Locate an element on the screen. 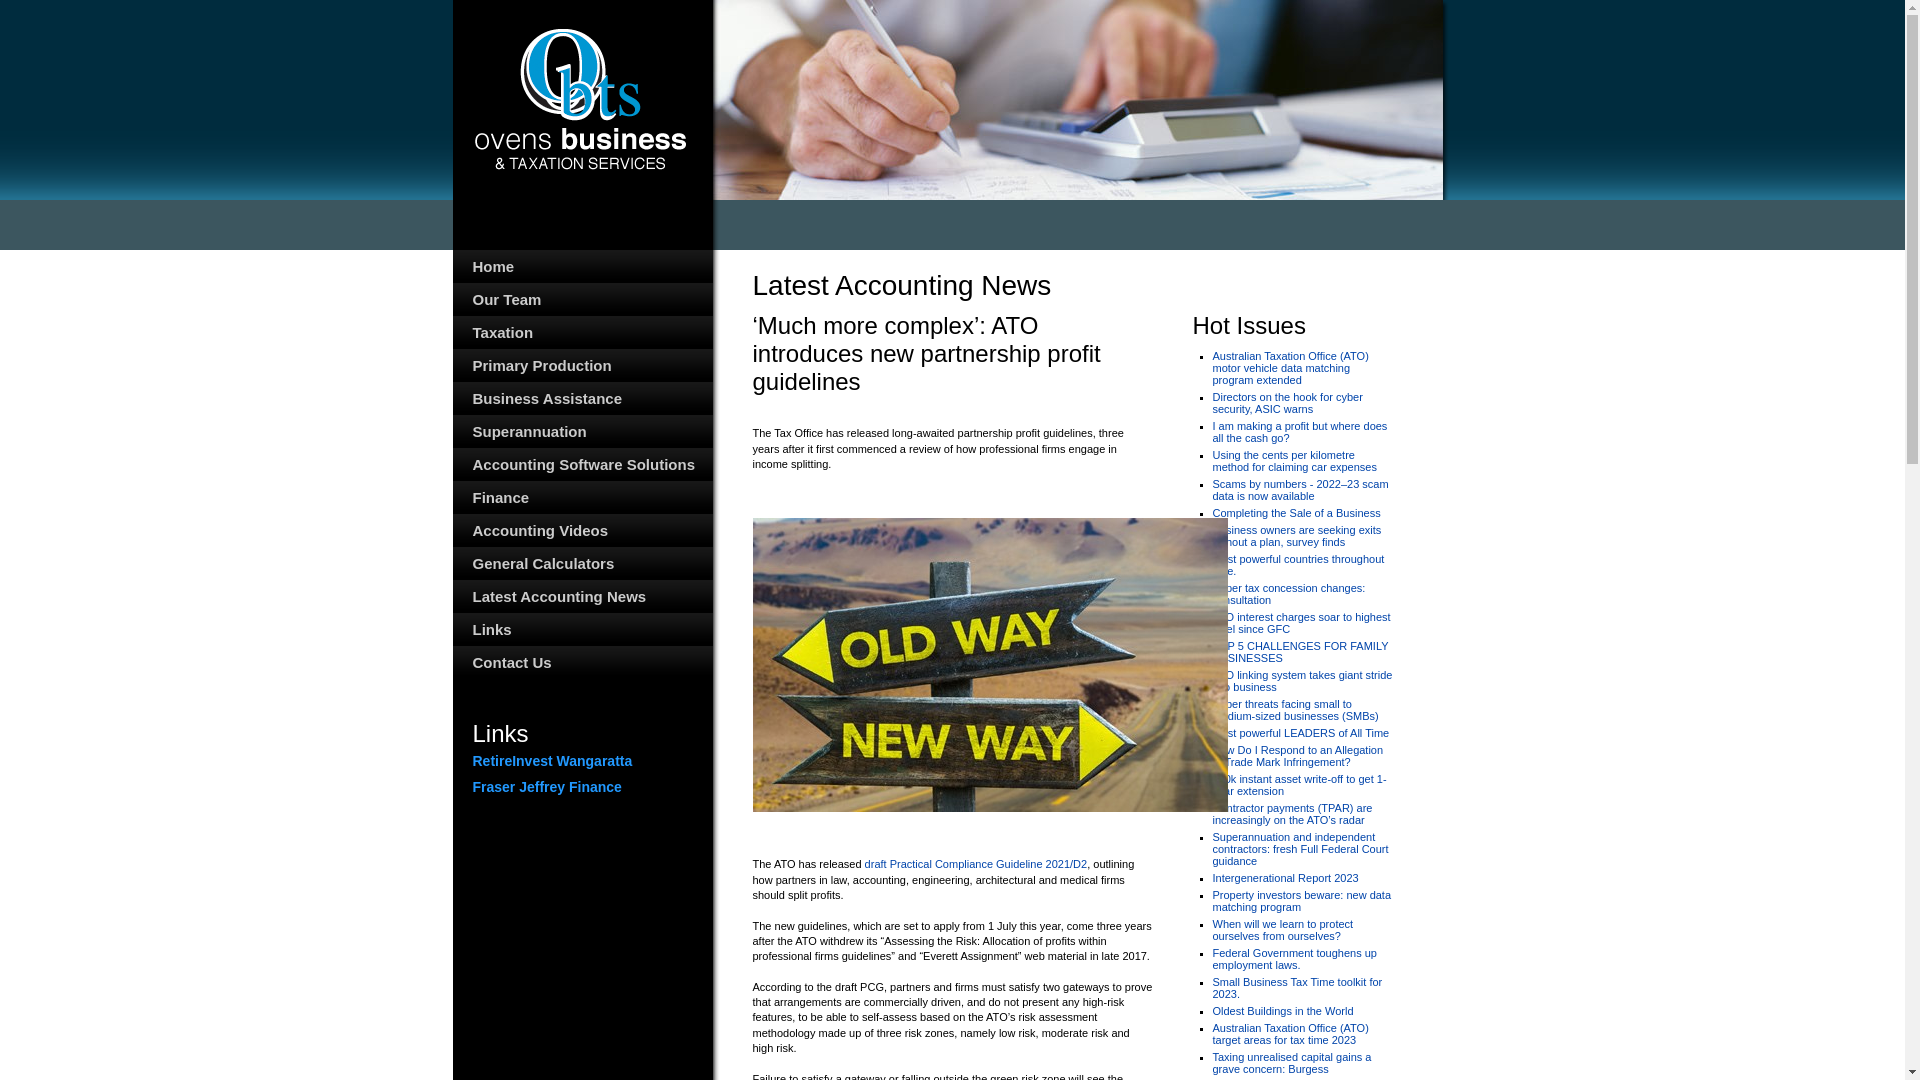 The width and height of the screenshot is (1920, 1080). 'ATO interest charges soar to highest level since GFC' is located at coordinates (1300, 622).